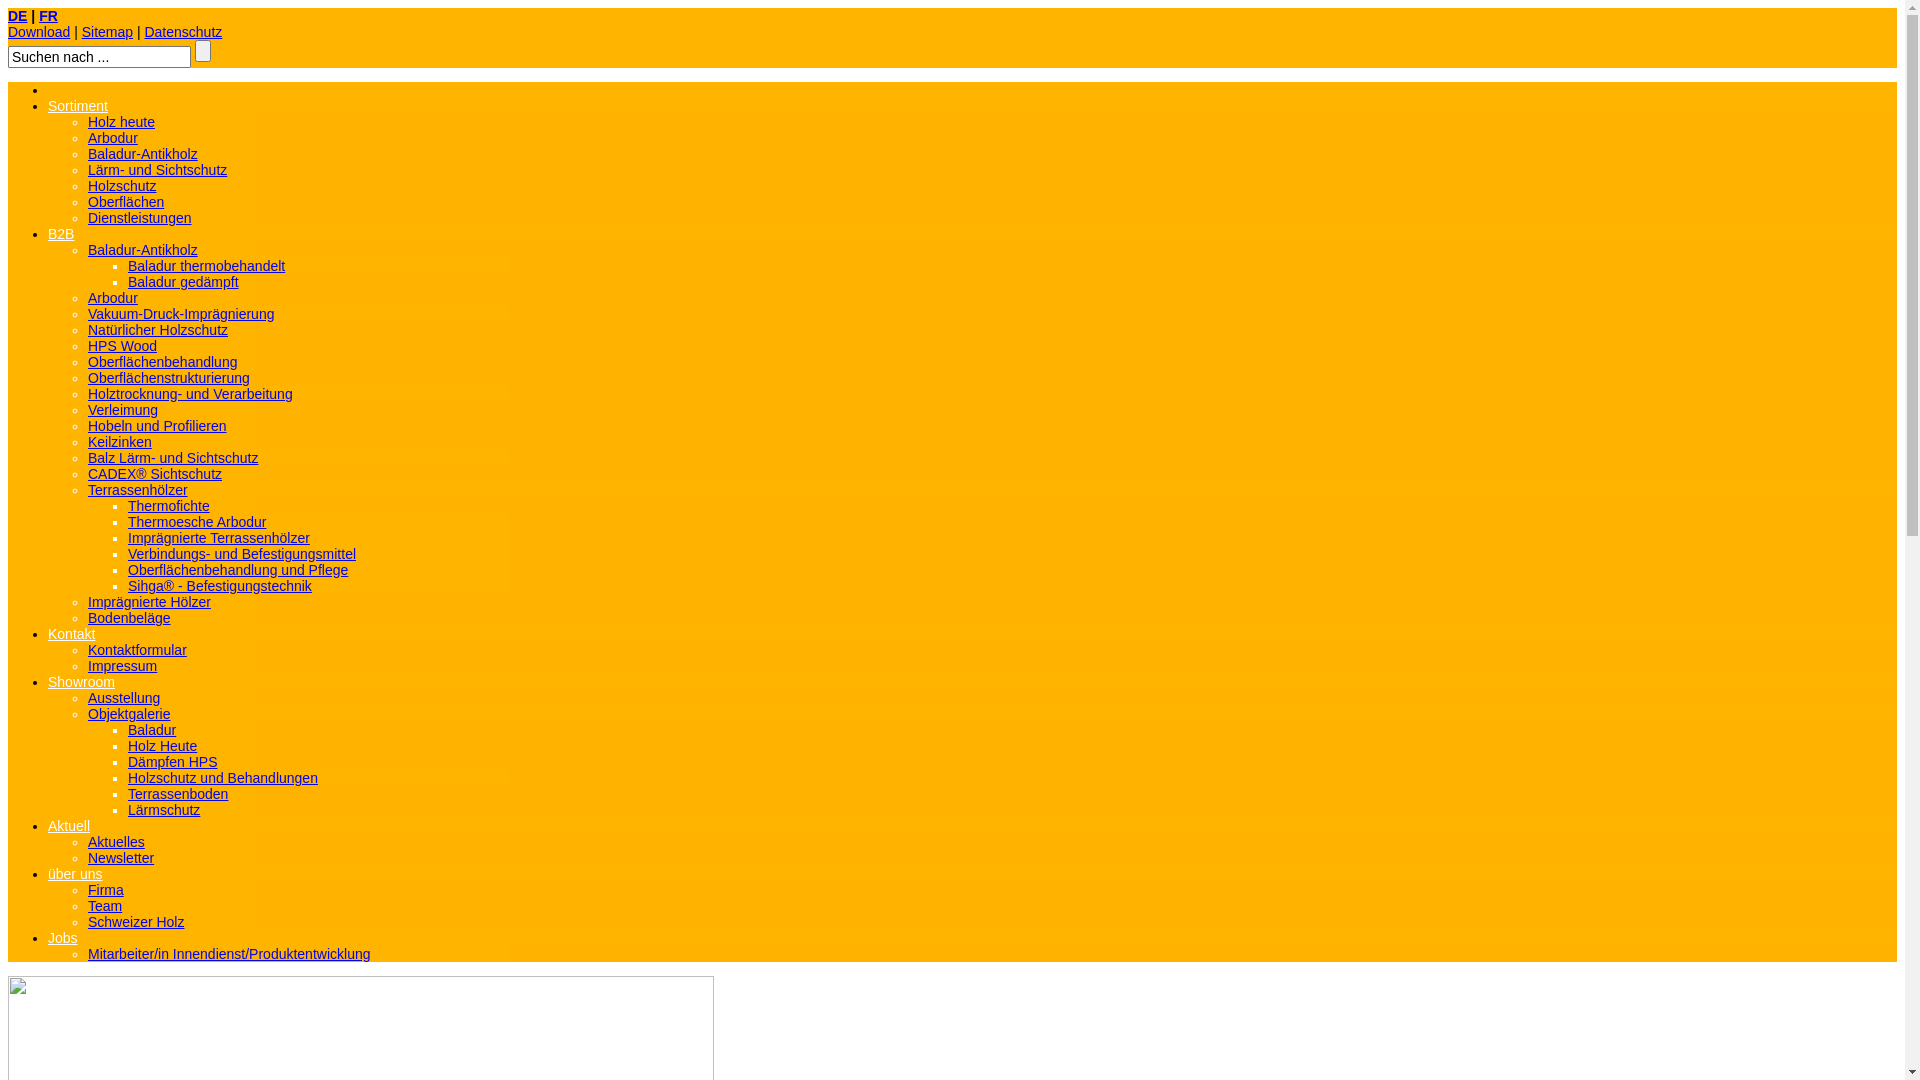 Image resolution: width=1920 pixels, height=1080 pixels. What do you see at coordinates (138, 218) in the screenshot?
I see `'Dienstleistungen'` at bounding box center [138, 218].